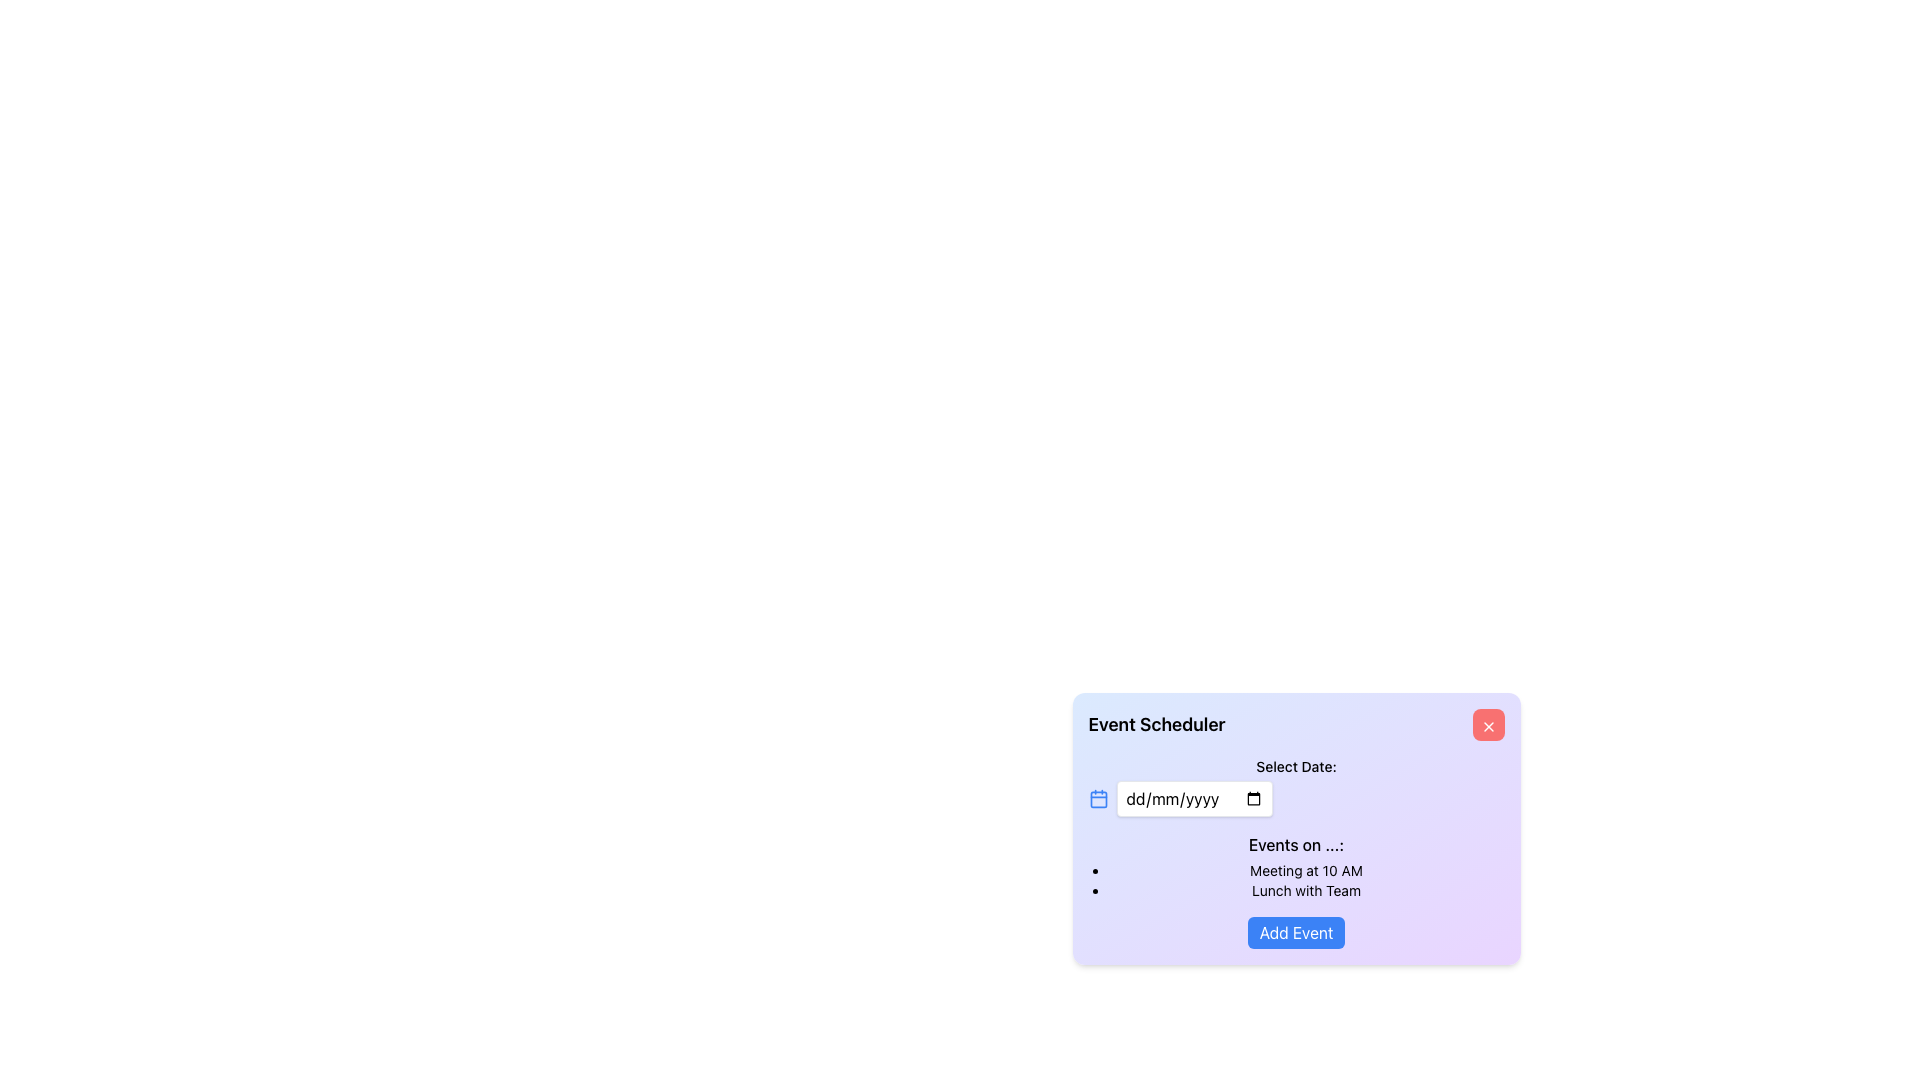 This screenshot has height=1080, width=1920. I want to click on the 'Add Event' button located at the bottom of the 'Event Scheduler' dialog box, so click(1296, 933).